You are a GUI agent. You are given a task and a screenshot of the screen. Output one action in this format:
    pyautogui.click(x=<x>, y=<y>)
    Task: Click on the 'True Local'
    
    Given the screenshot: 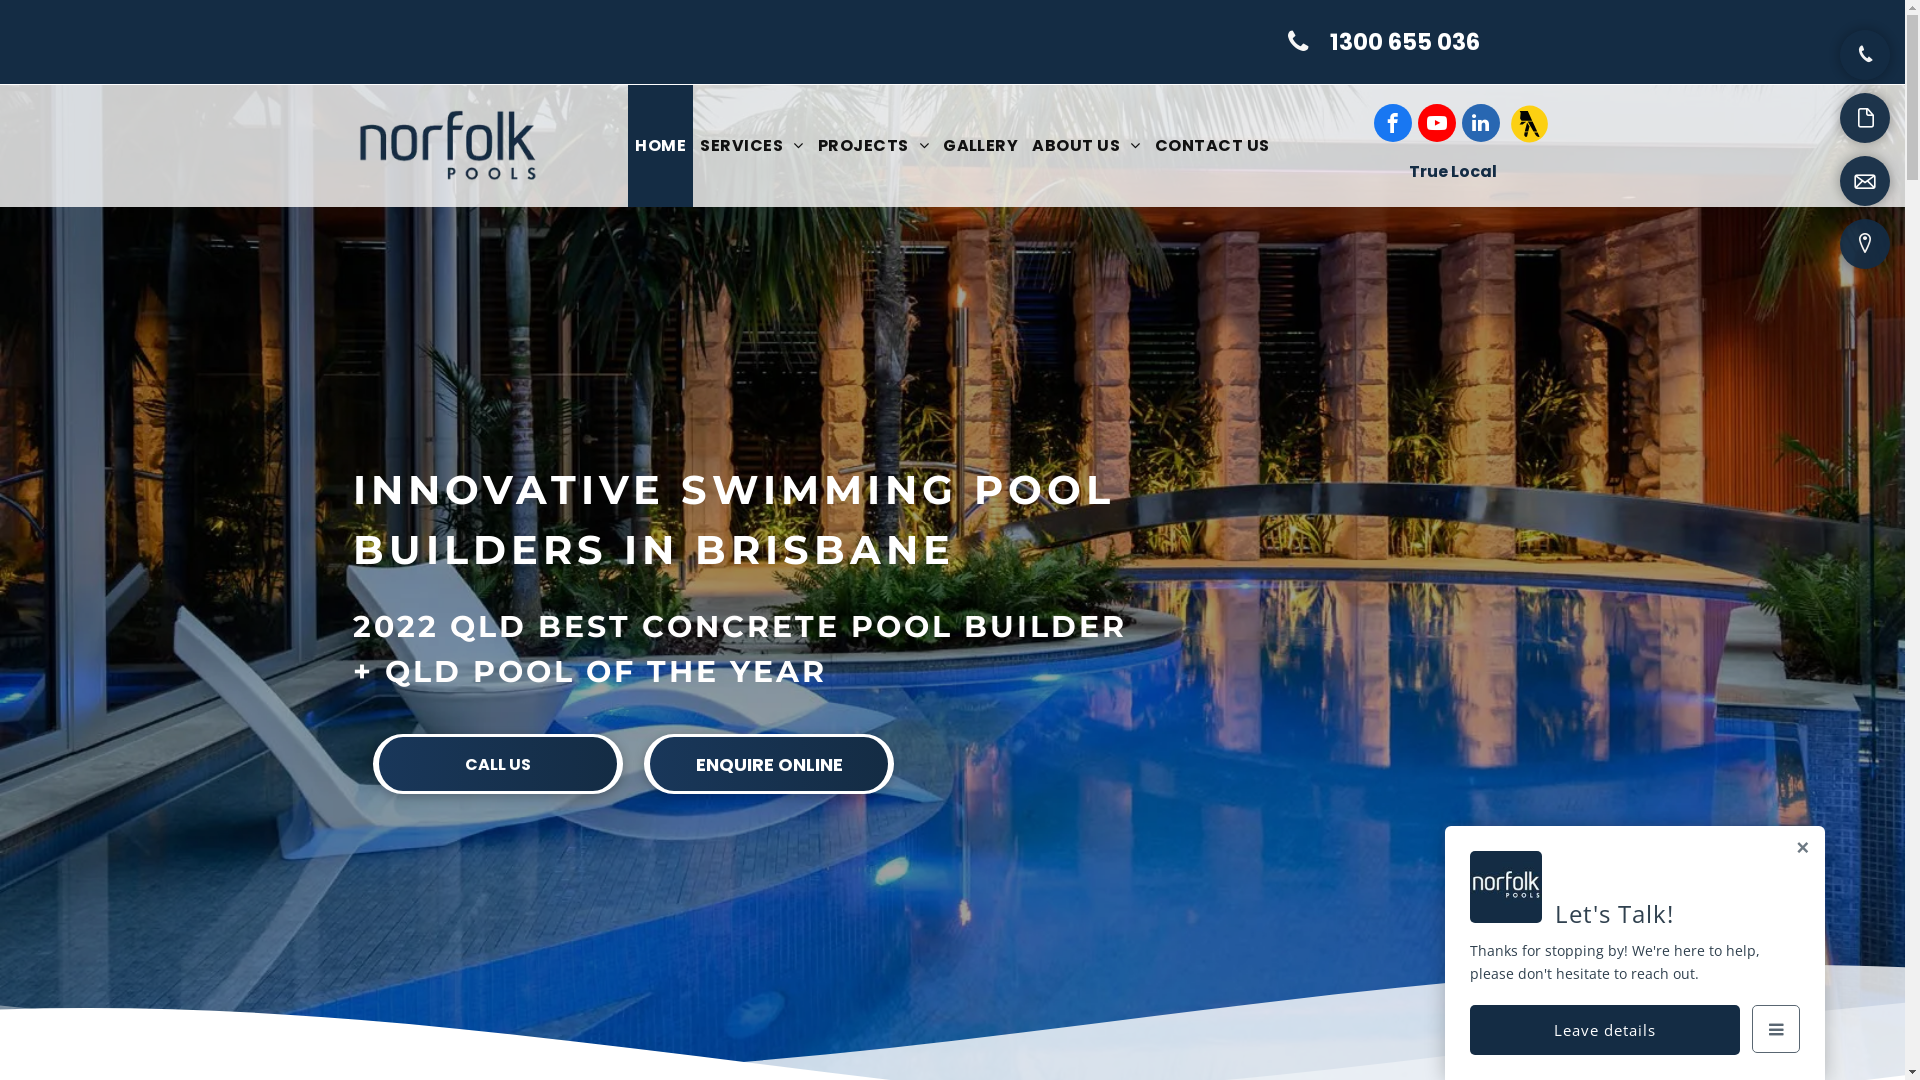 What is the action you would take?
    pyautogui.click(x=1451, y=170)
    